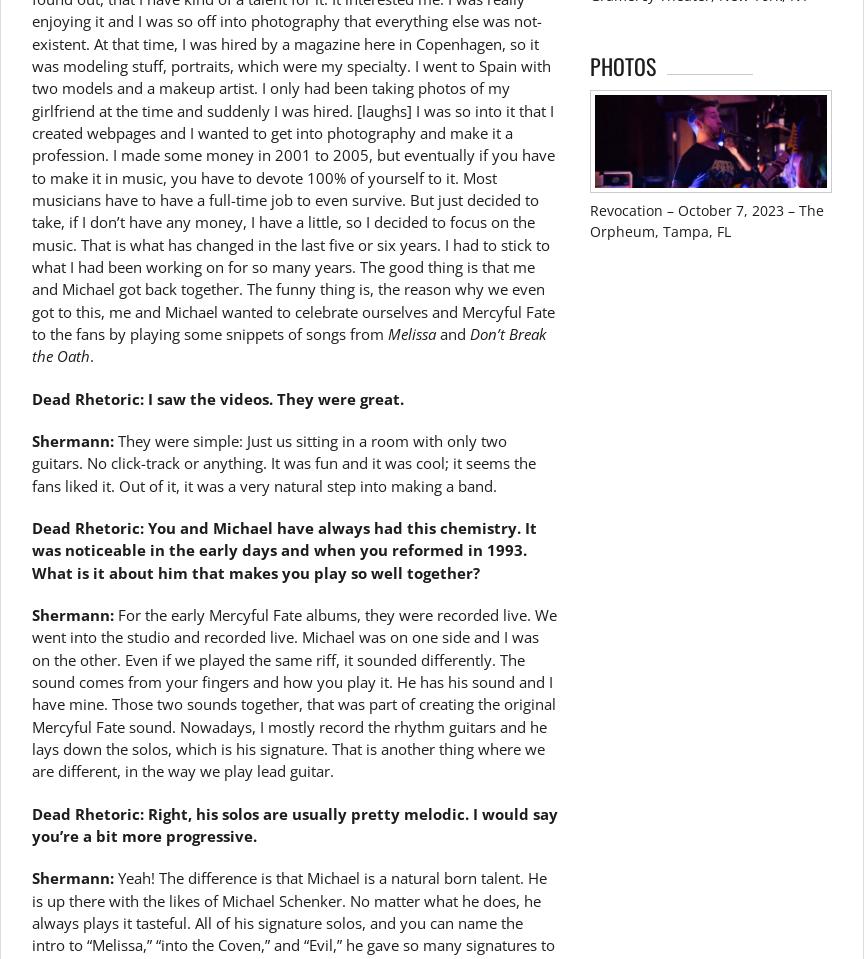  What do you see at coordinates (410, 332) in the screenshot?
I see `'Melissa'` at bounding box center [410, 332].